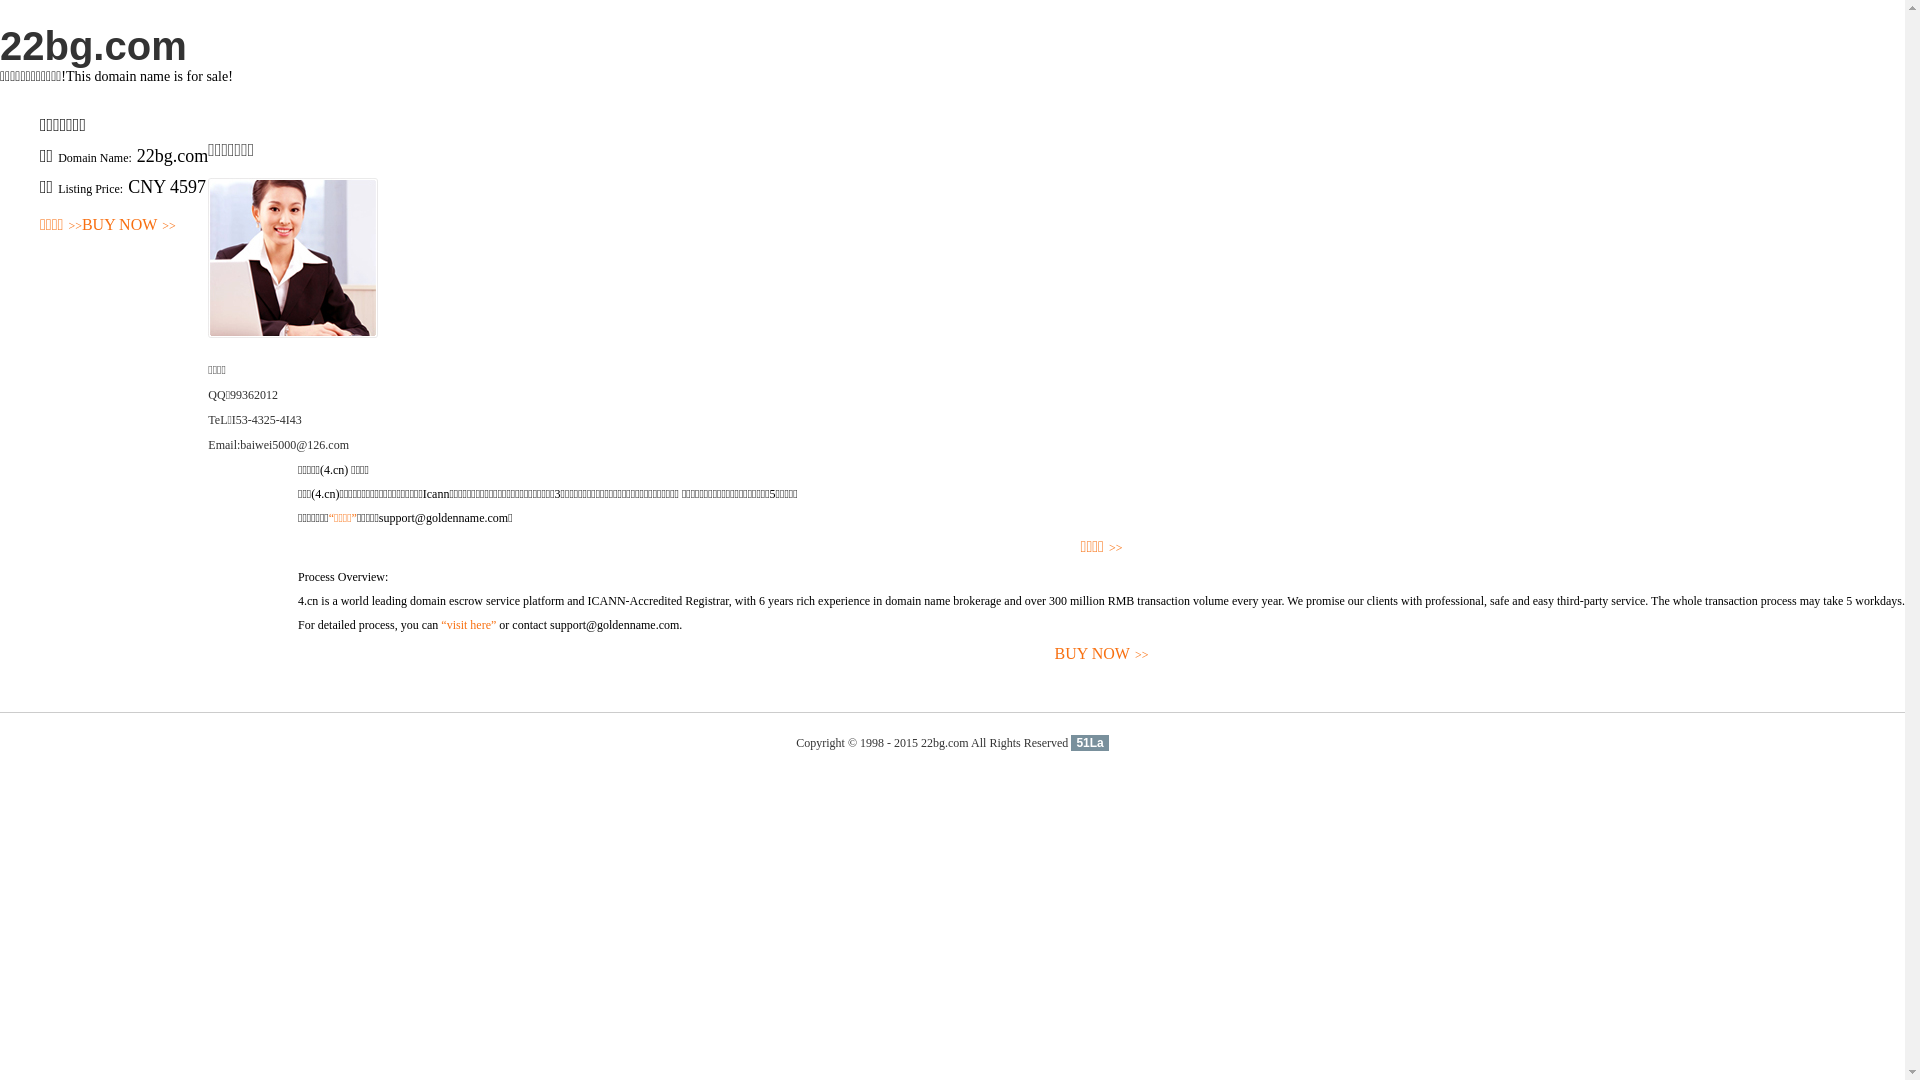 The width and height of the screenshot is (1920, 1080). Describe the element at coordinates (128, 225) in the screenshot. I see `'BUY NOW>>'` at that location.